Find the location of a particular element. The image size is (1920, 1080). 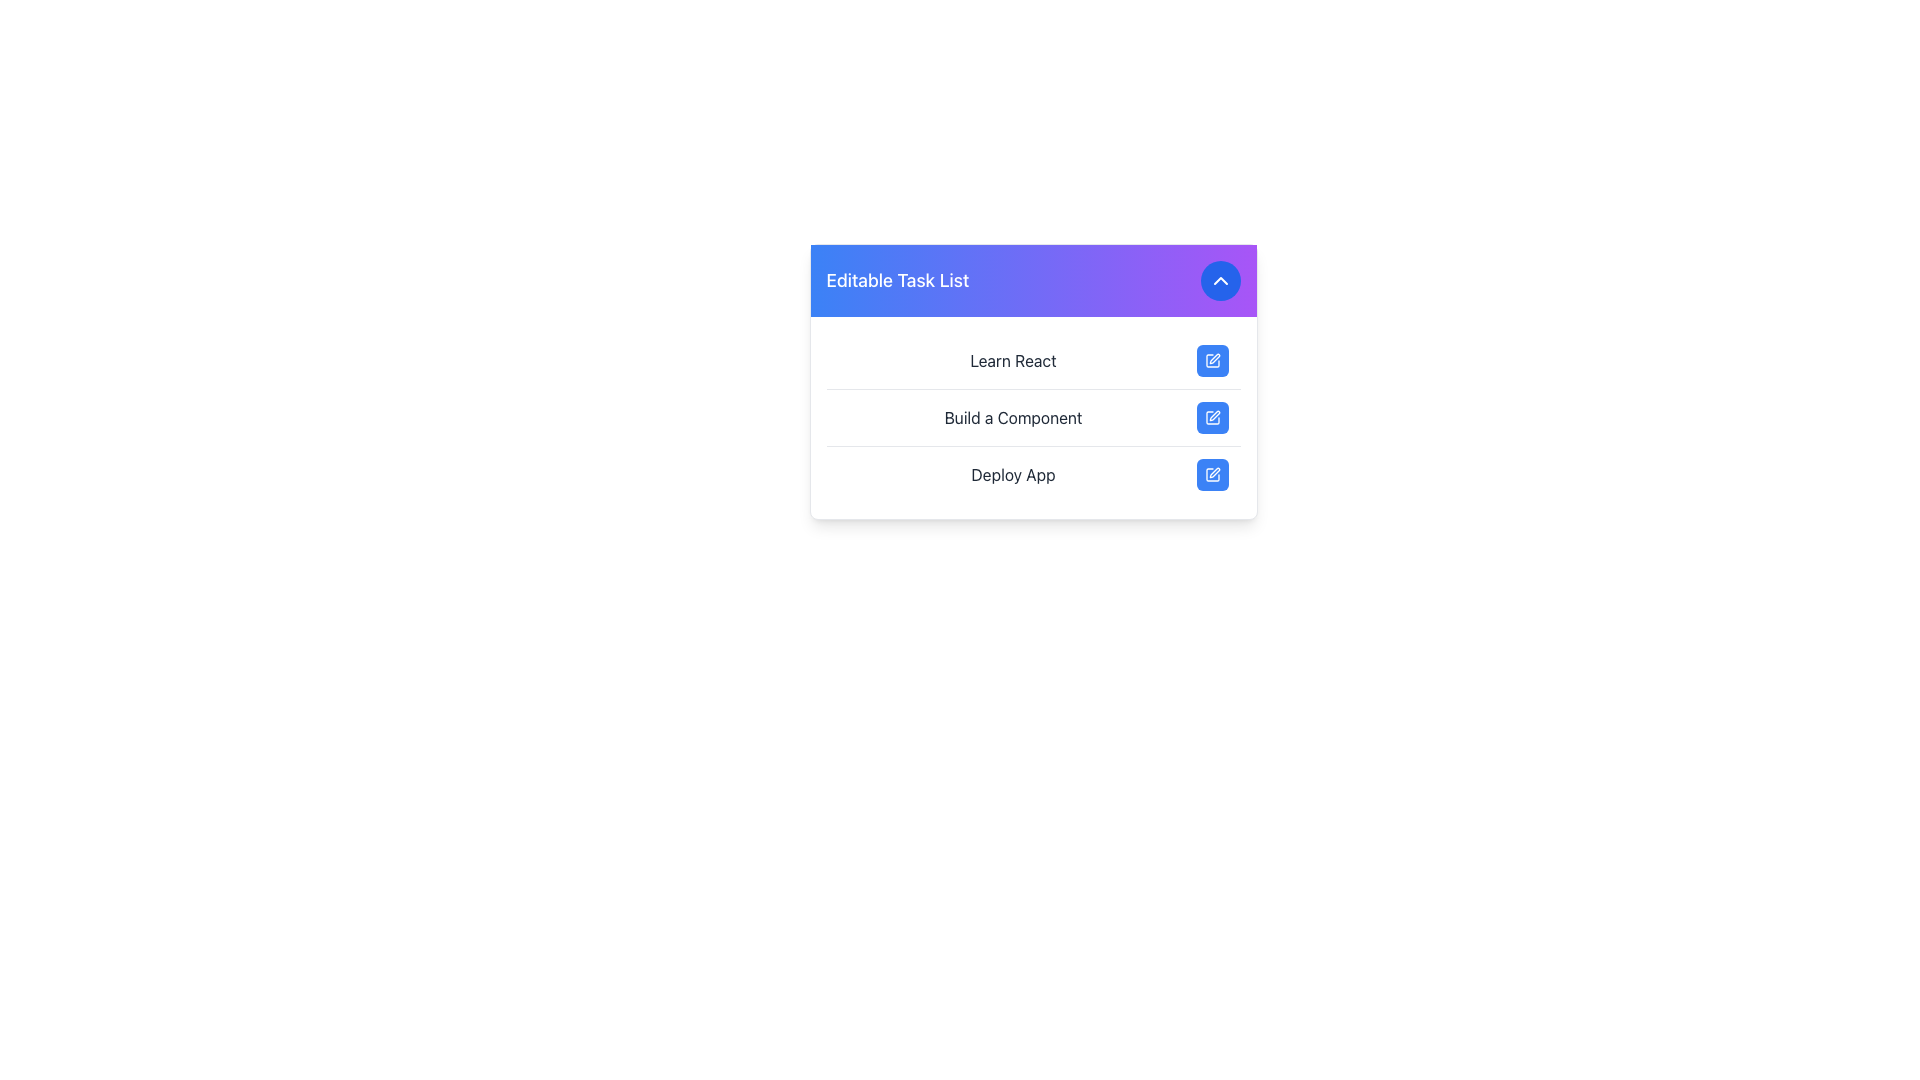

the small blue button with a white pen icon, which is the last button in the series adjacent to the 'Deploy App' text in the 'Editable Task List' card is located at coordinates (1211, 474).